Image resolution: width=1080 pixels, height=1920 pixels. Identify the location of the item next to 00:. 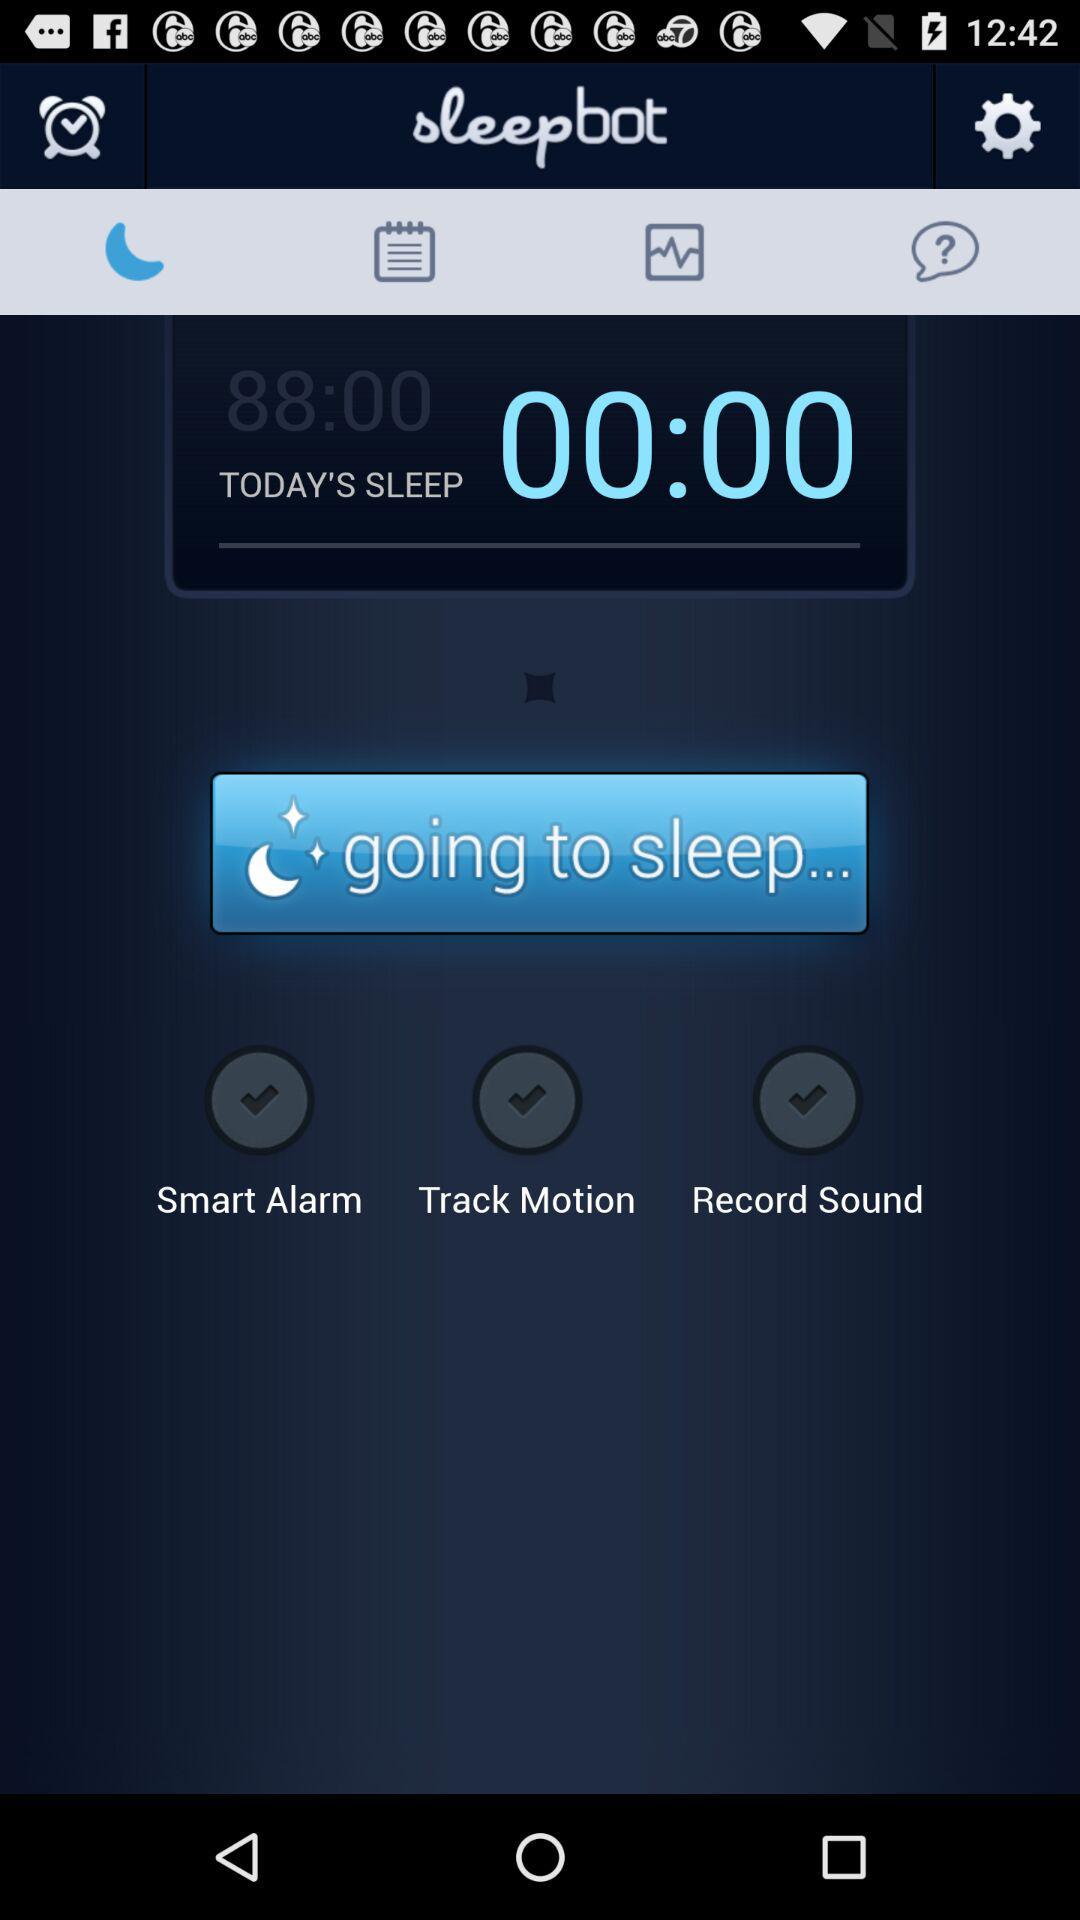
(325, 397).